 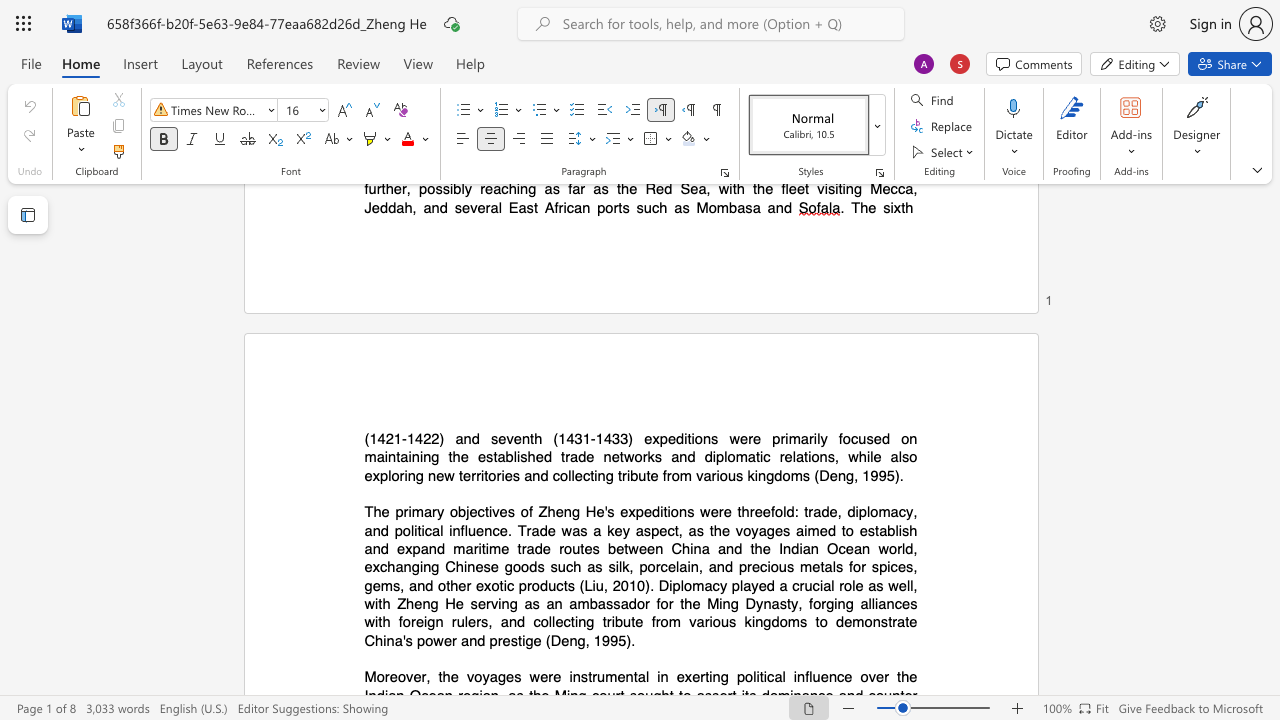 What do you see at coordinates (716, 457) in the screenshot?
I see `the subset text "plomatic relations, while also exploring new territories and collect" within the text "the established trade networks and diplomatic relations, while also exploring new territories and collecting tribute from various kingdoms (Deng, 1995)."` at bounding box center [716, 457].